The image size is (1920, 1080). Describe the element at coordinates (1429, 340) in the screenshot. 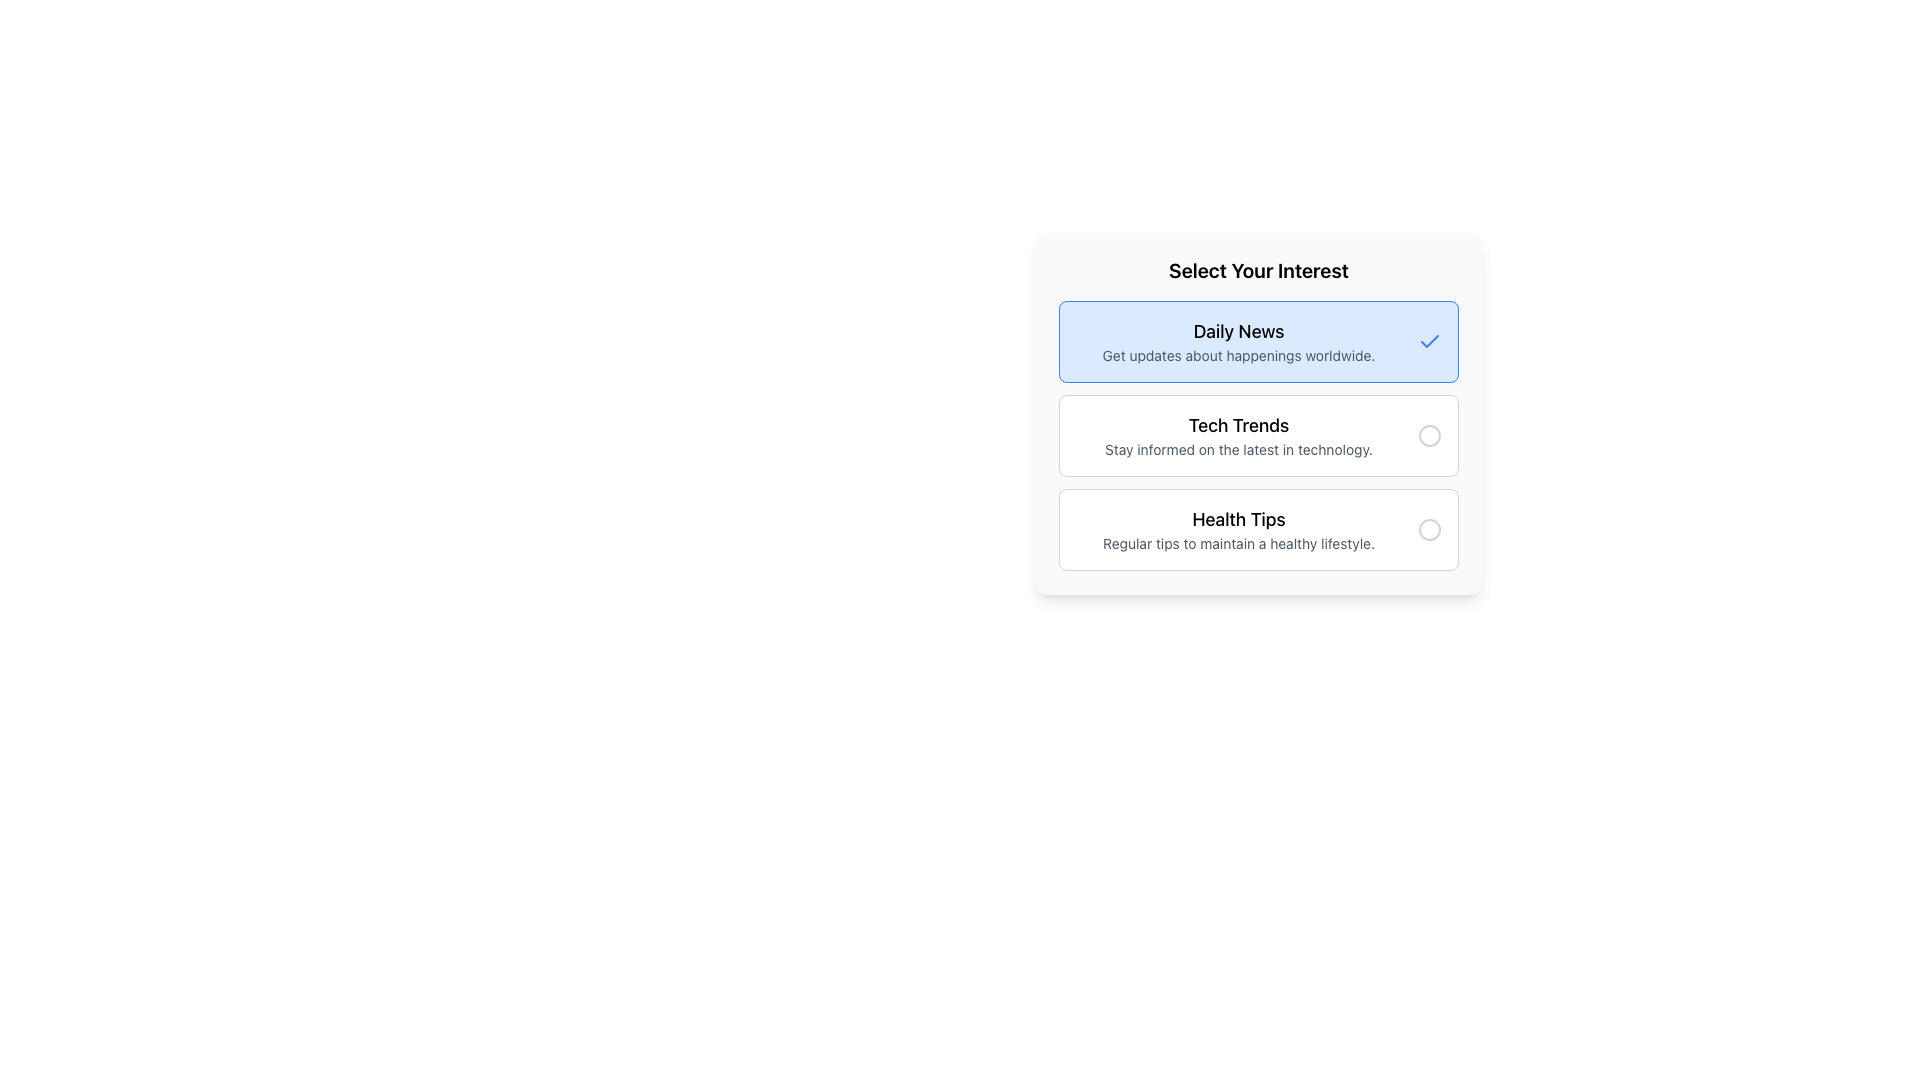

I see `the selection state represented by the blue checkmark icon located inside the circular area of the 'Daily News' selection box` at that location.